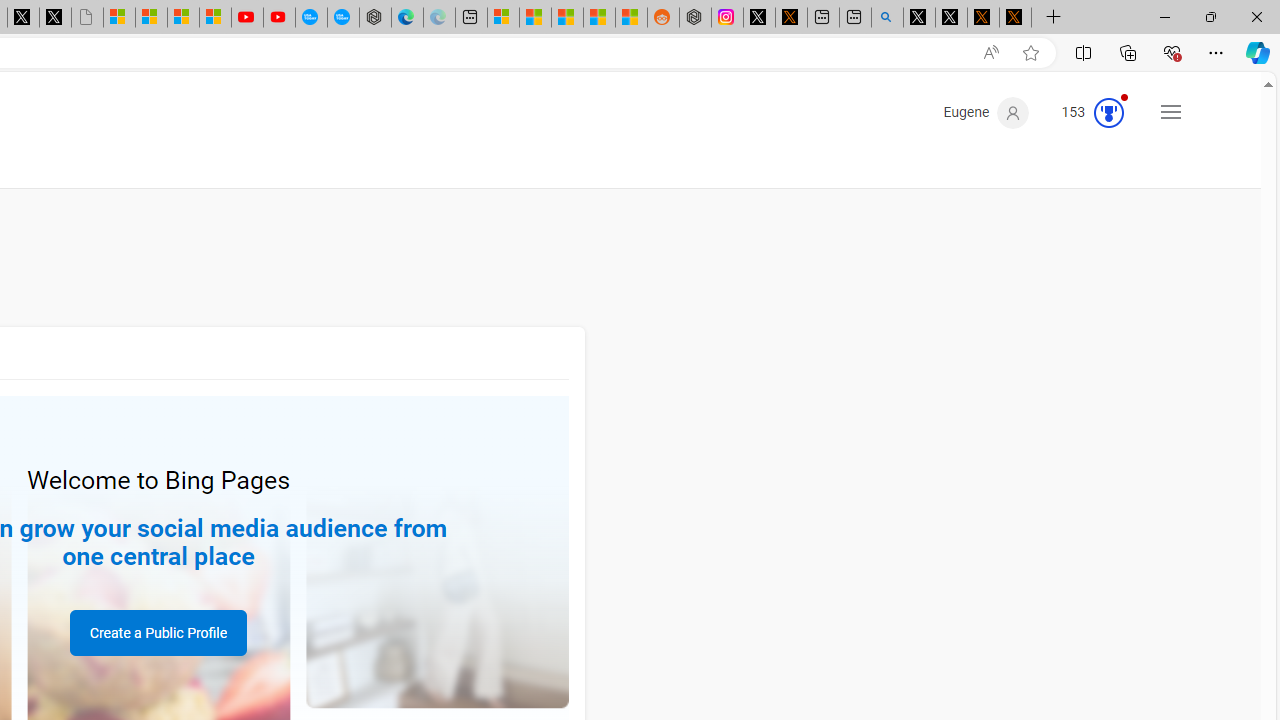 The height and width of the screenshot is (720, 1280). Describe the element at coordinates (246, 17) in the screenshot. I see `'Gloom - YouTube'` at that location.